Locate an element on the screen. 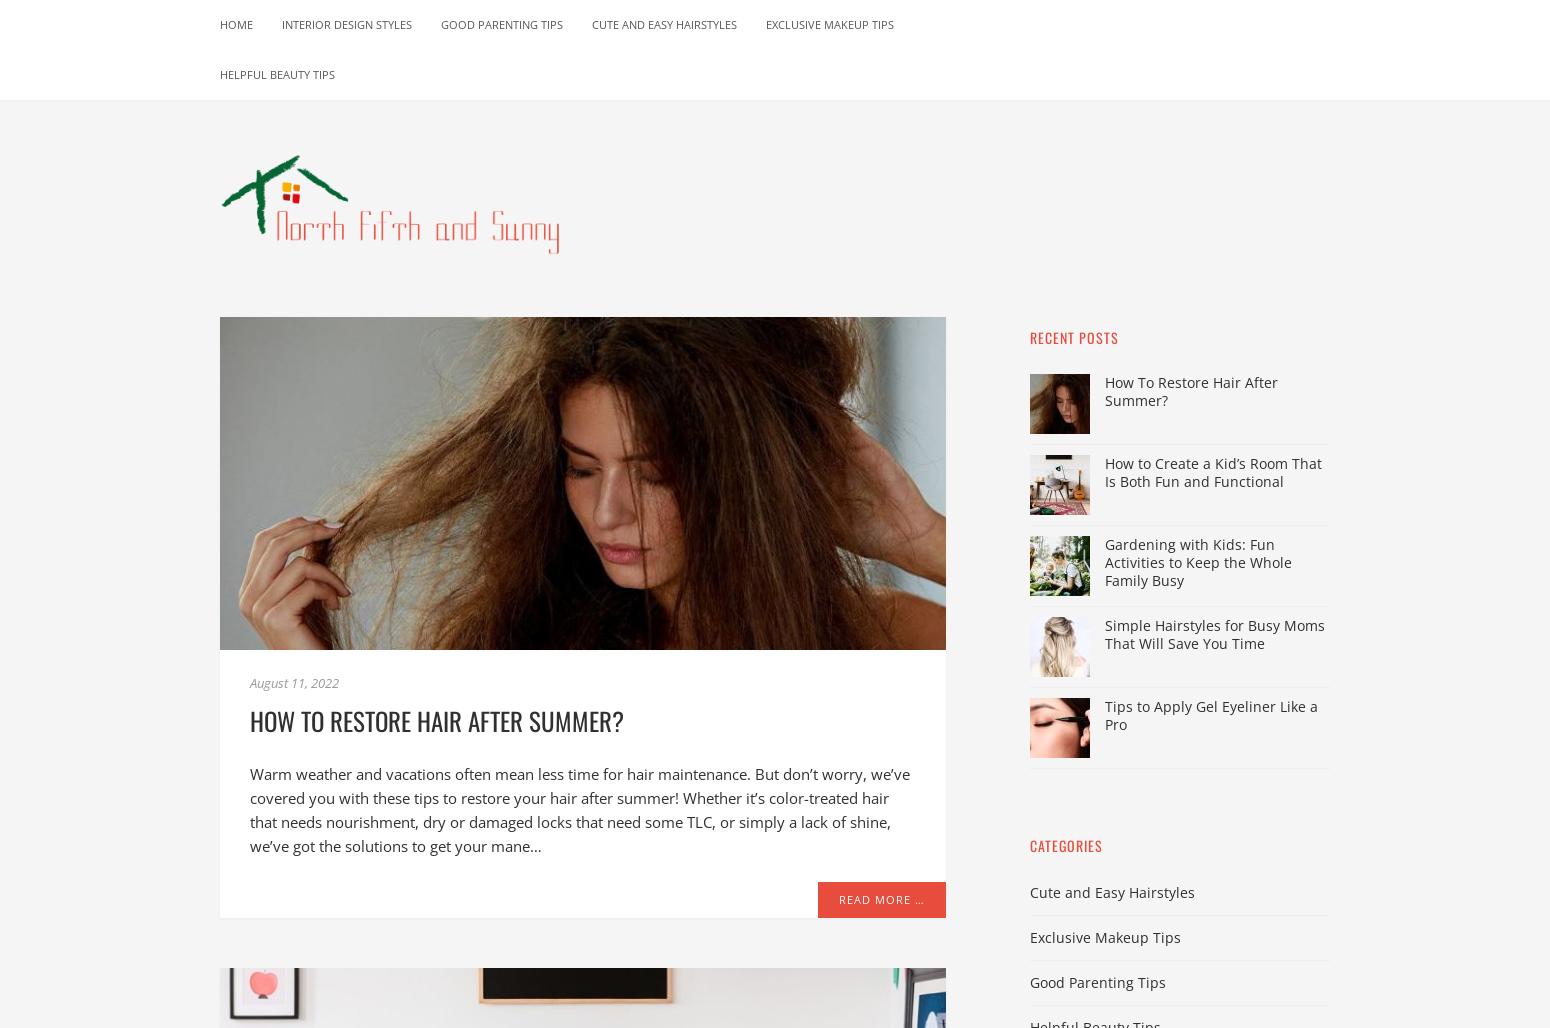 This screenshot has height=1028, width=1550. 'Read More …' is located at coordinates (881, 898).